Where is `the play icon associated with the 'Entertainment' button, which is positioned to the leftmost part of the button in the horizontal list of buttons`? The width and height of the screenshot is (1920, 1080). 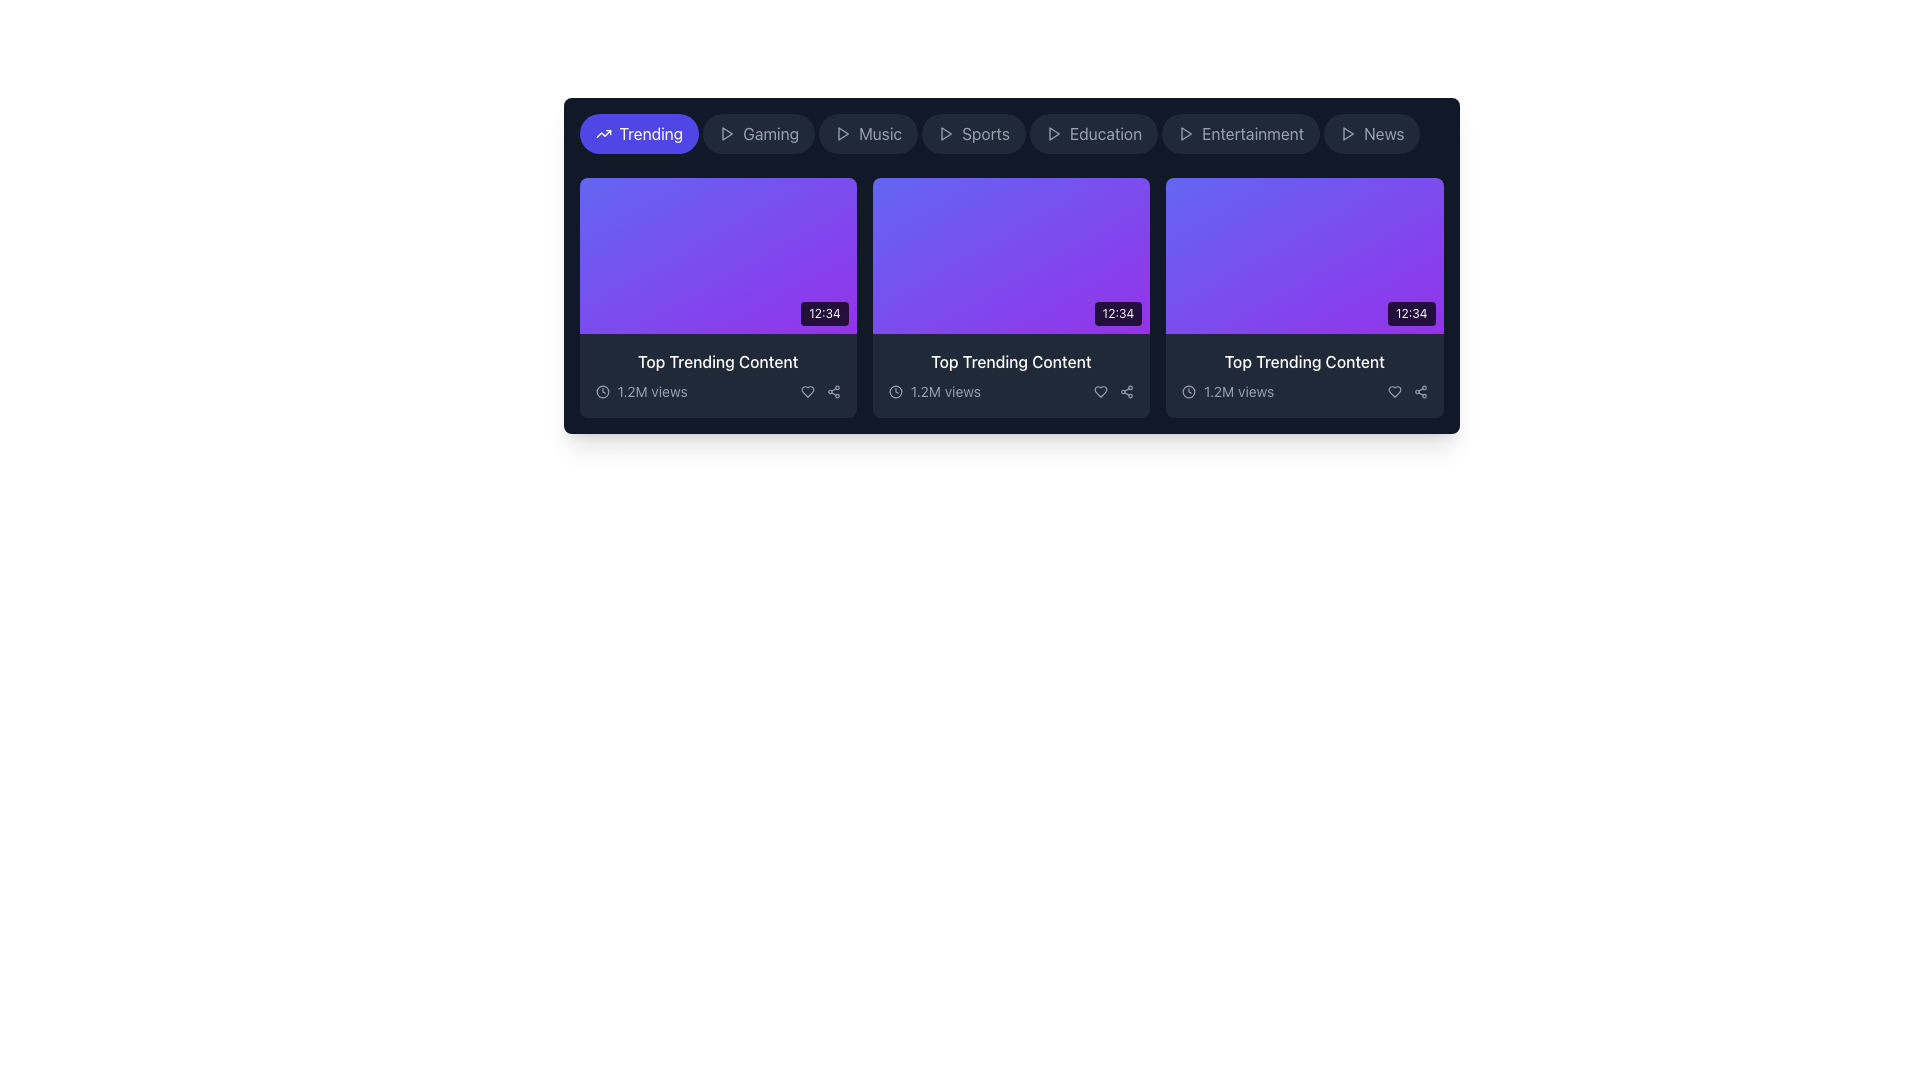 the play icon associated with the 'Entertainment' button, which is positioned to the leftmost part of the button in the horizontal list of buttons is located at coordinates (1186, 134).